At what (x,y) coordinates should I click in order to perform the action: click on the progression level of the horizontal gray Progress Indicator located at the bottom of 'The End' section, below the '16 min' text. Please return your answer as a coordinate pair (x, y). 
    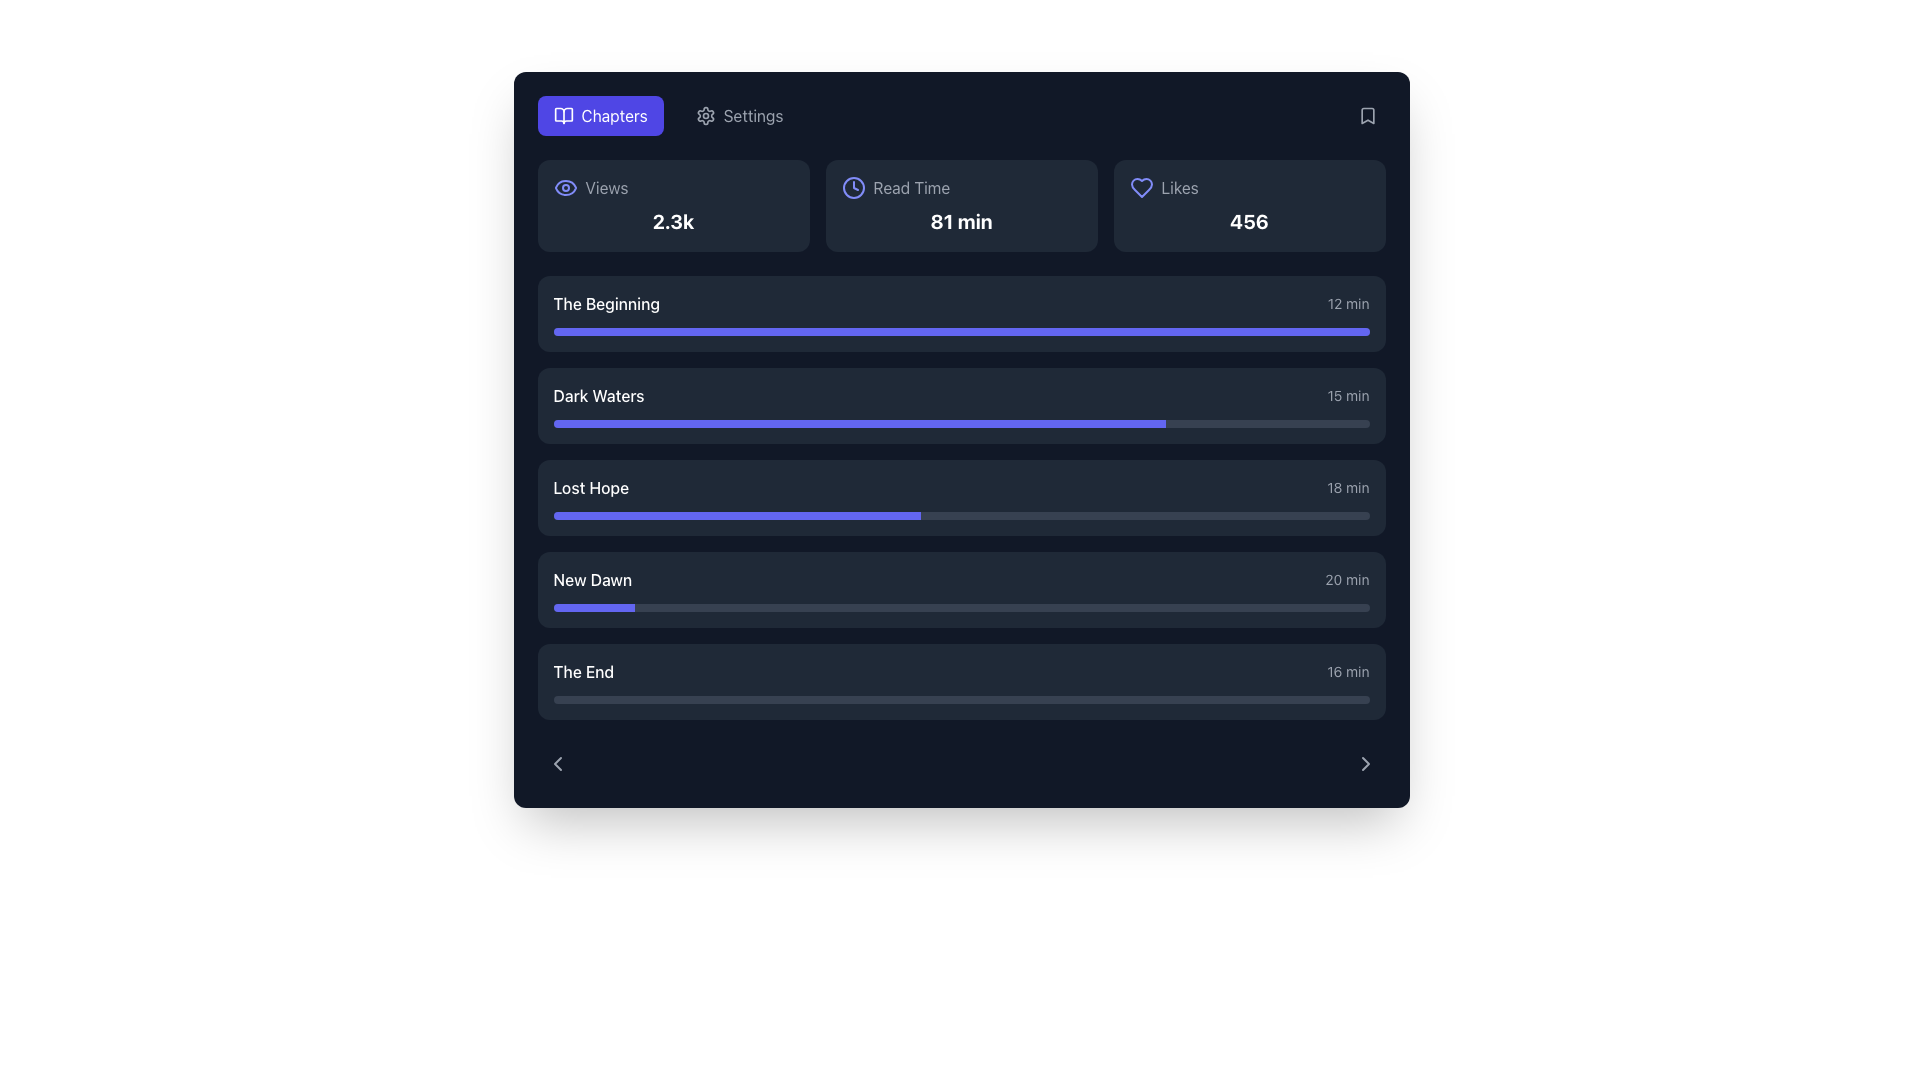
    Looking at the image, I should click on (961, 698).